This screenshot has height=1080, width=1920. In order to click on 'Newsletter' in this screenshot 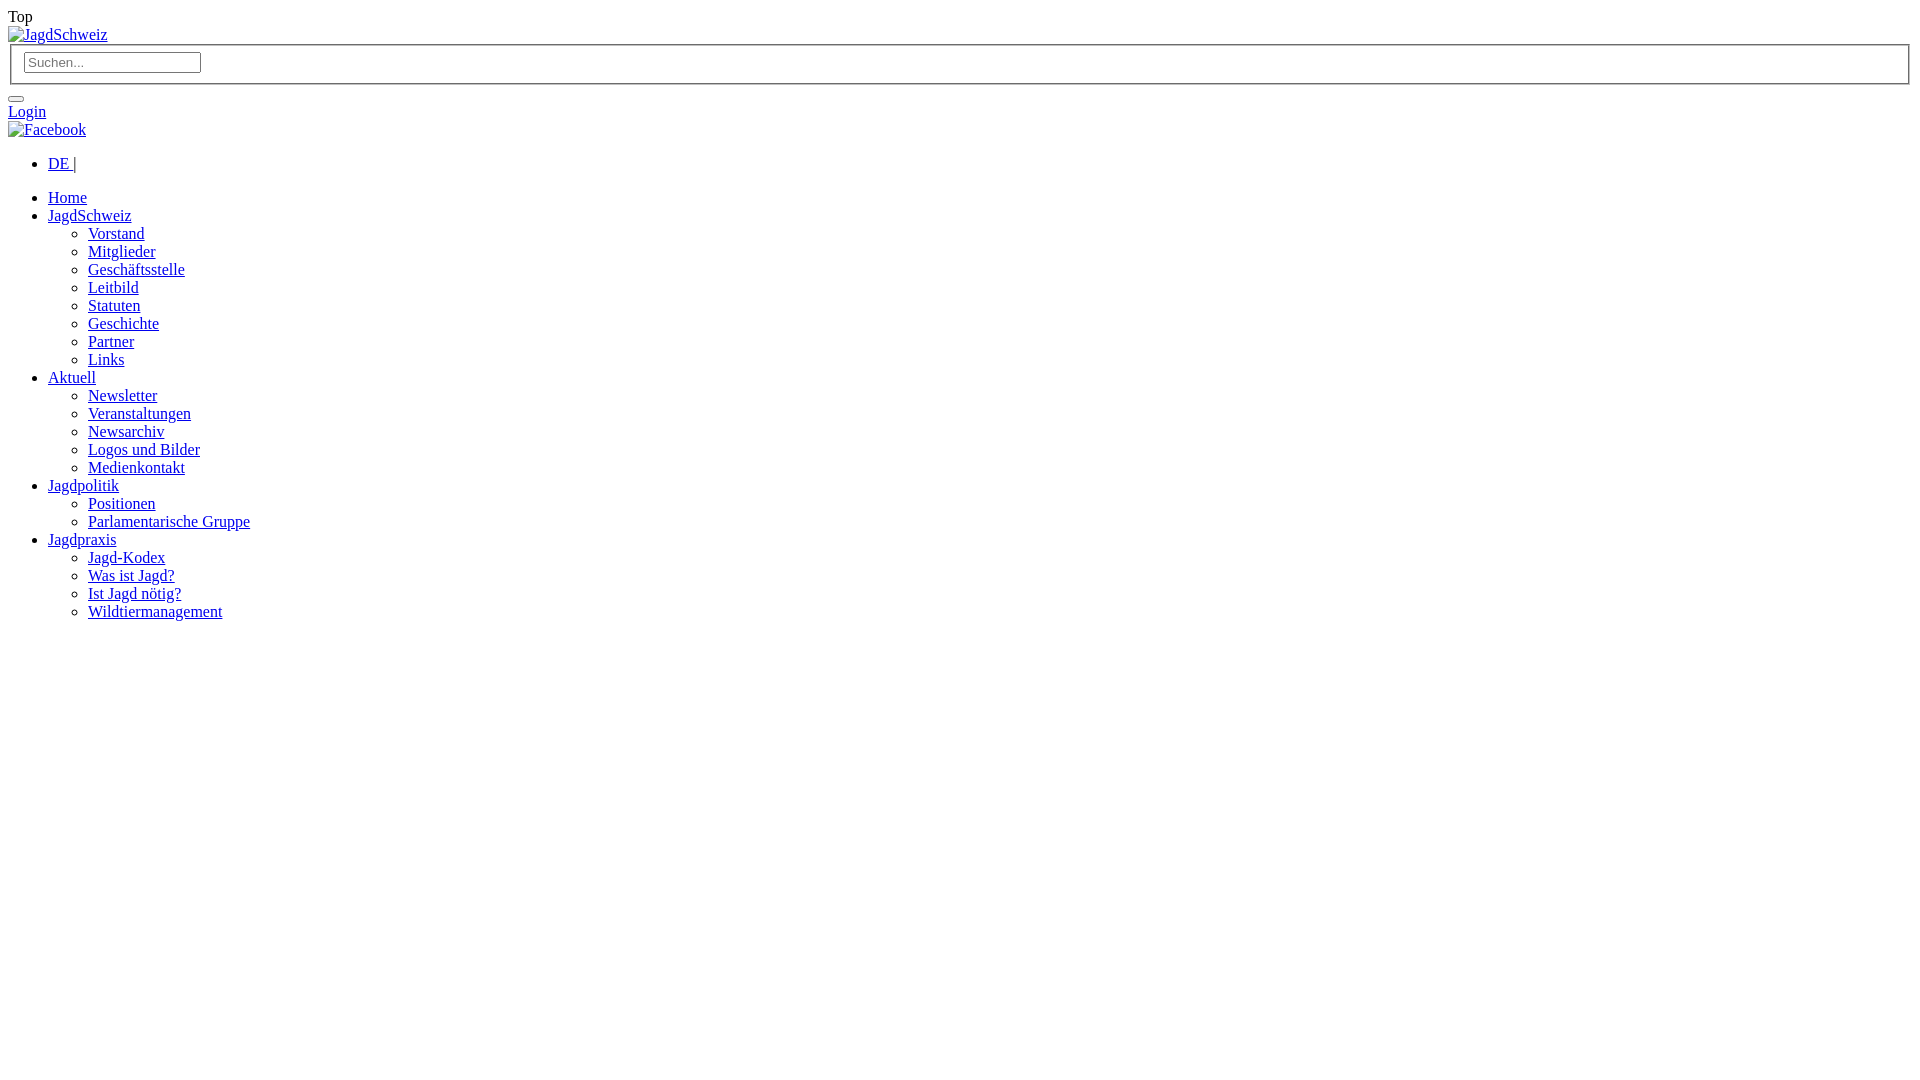, I will do `click(121, 395)`.